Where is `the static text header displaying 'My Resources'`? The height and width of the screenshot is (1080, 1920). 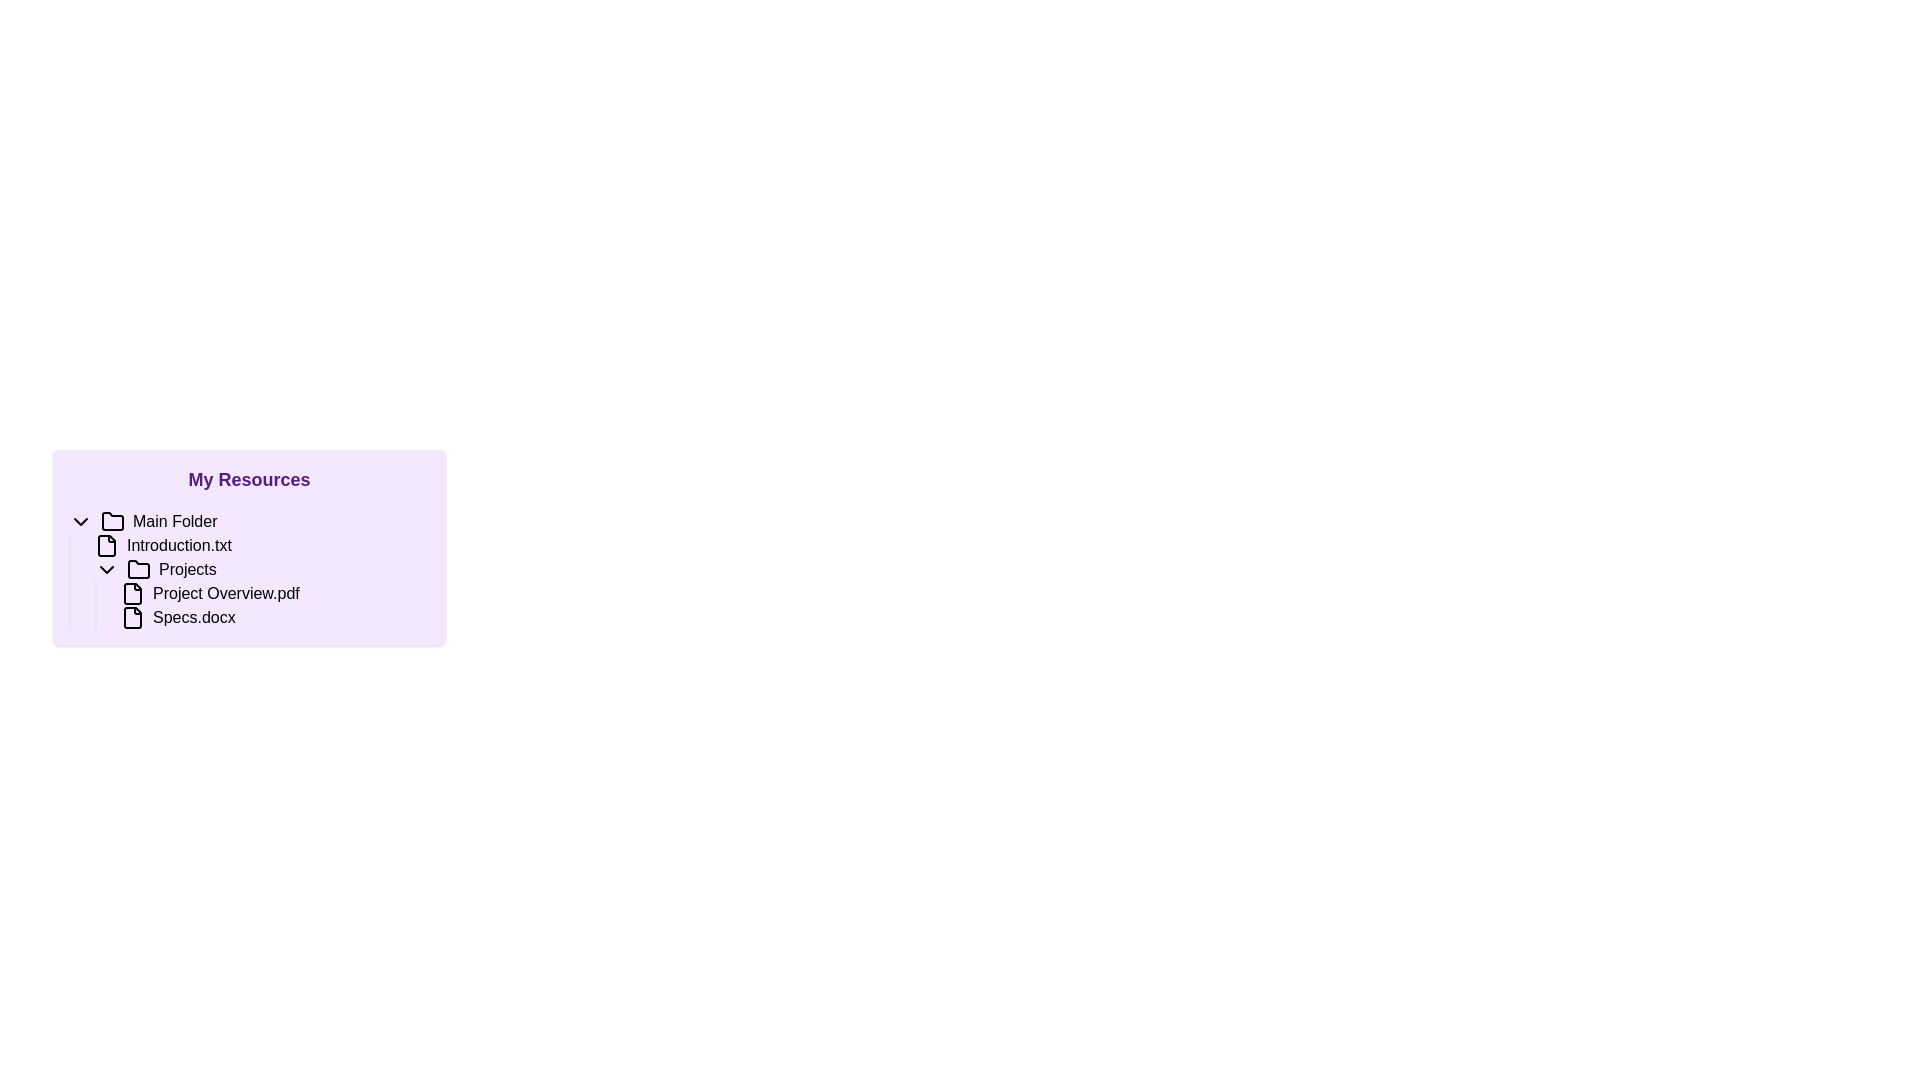
the static text header displaying 'My Resources' is located at coordinates (248, 479).